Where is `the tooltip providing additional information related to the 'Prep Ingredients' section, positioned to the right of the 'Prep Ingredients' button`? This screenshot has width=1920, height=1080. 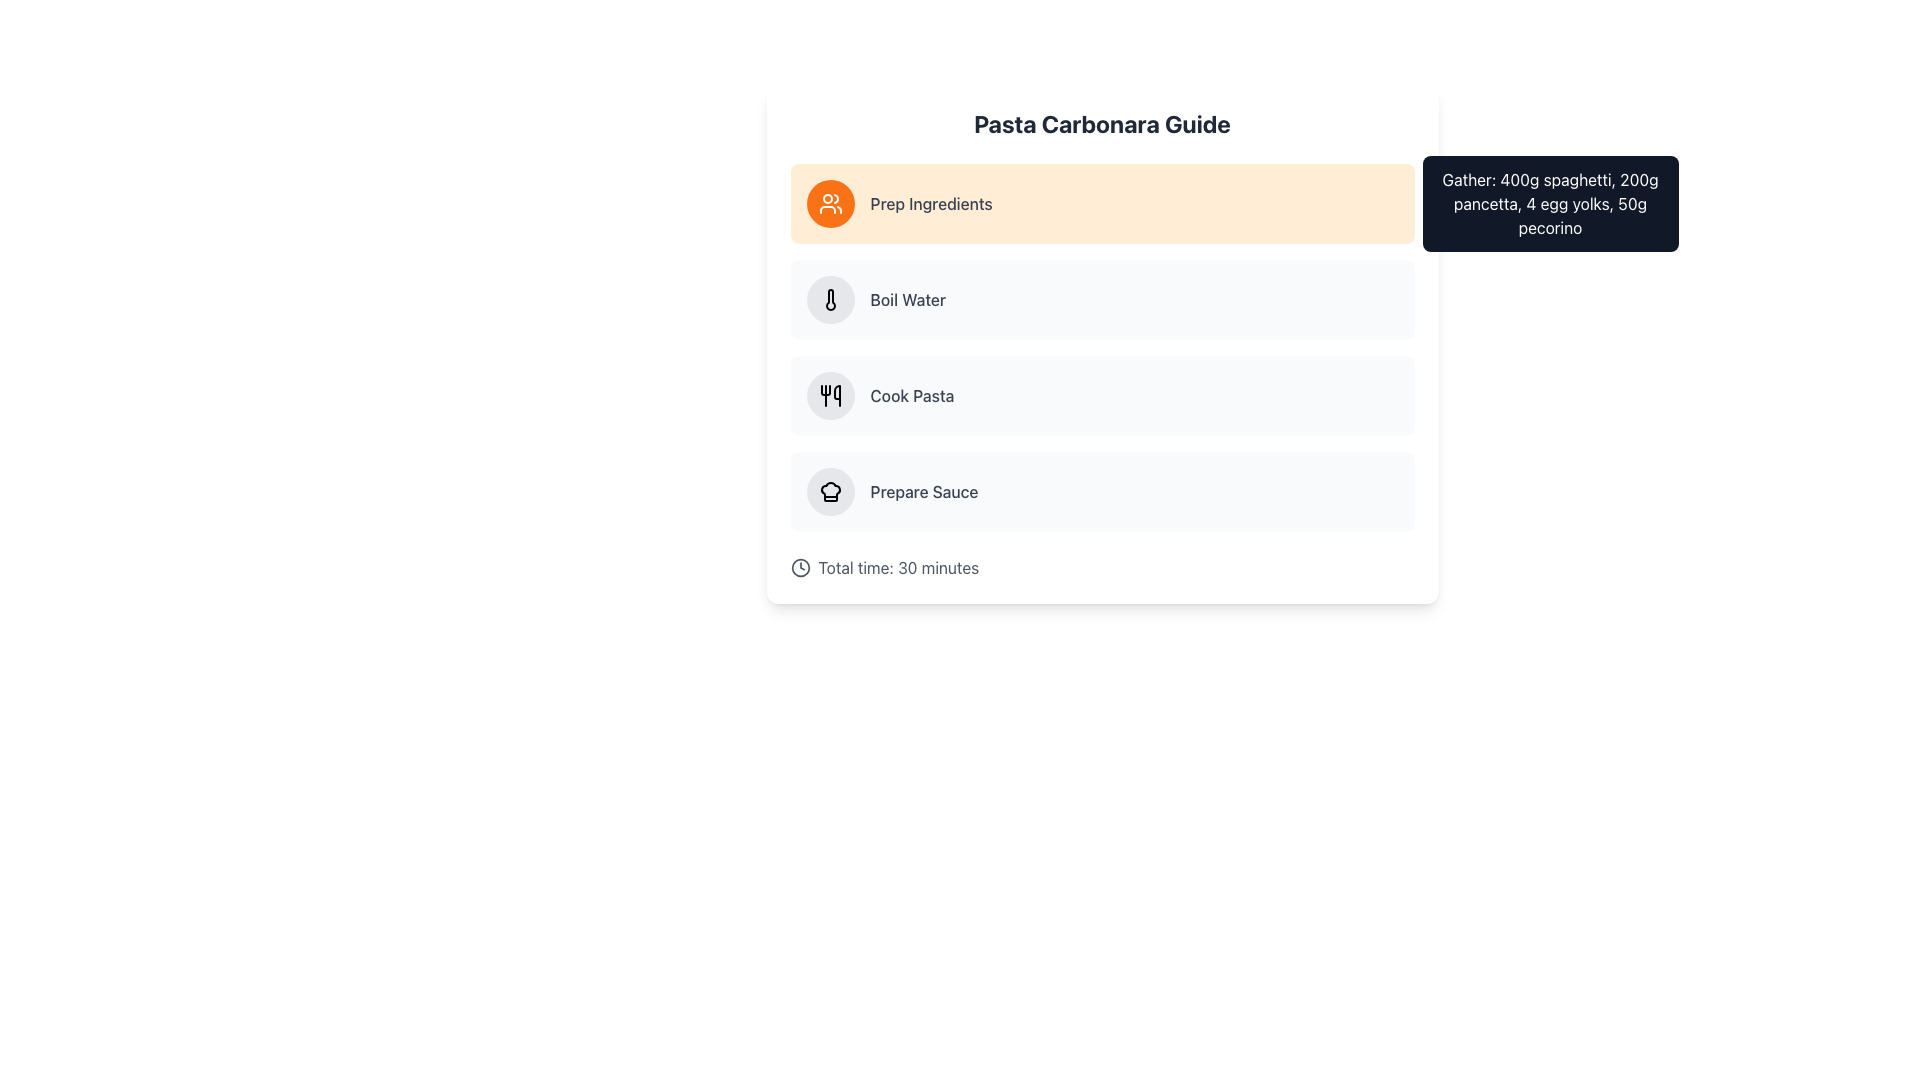 the tooltip providing additional information related to the 'Prep Ingredients' section, positioned to the right of the 'Prep Ingredients' button is located at coordinates (1549, 204).